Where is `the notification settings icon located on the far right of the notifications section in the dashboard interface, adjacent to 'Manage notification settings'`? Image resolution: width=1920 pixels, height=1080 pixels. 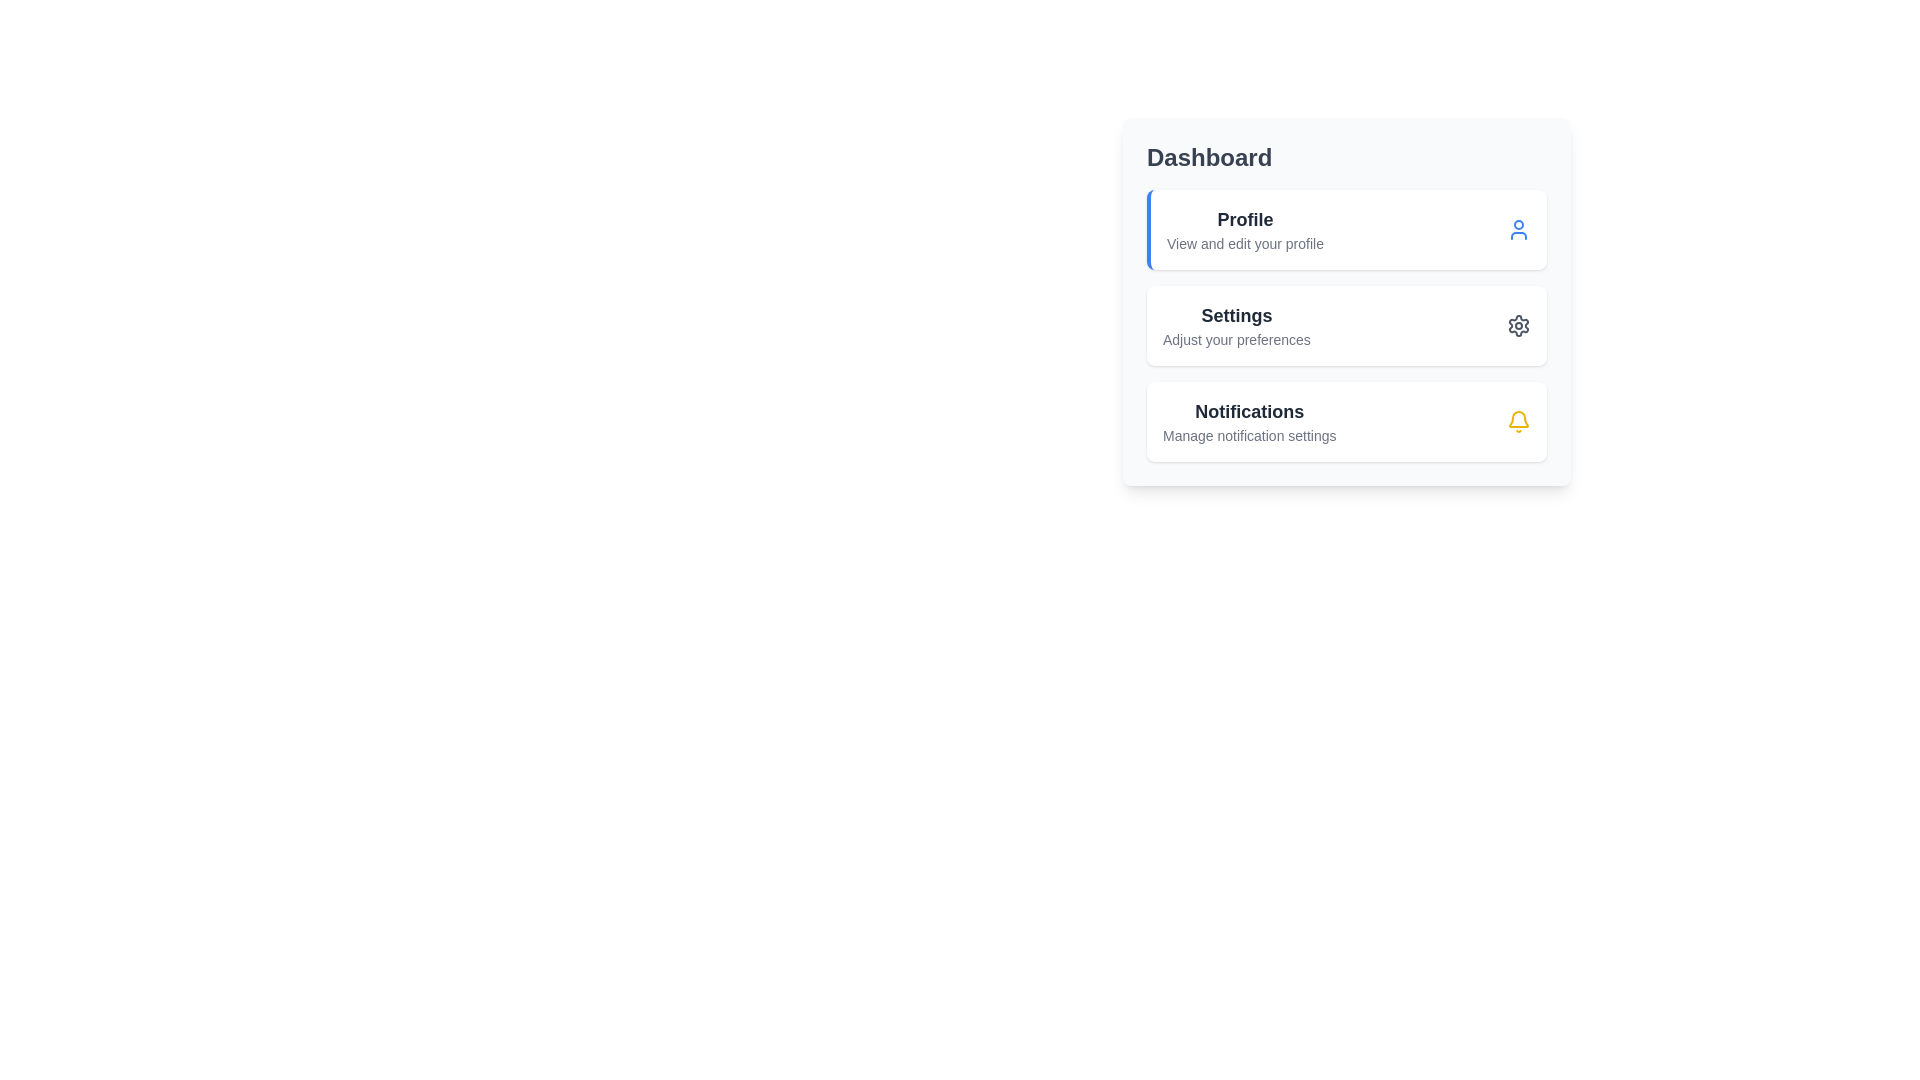
the notification settings icon located on the far right of the notifications section in the dashboard interface, adjacent to 'Manage notification settings' is located at coordinates (1518, 420).